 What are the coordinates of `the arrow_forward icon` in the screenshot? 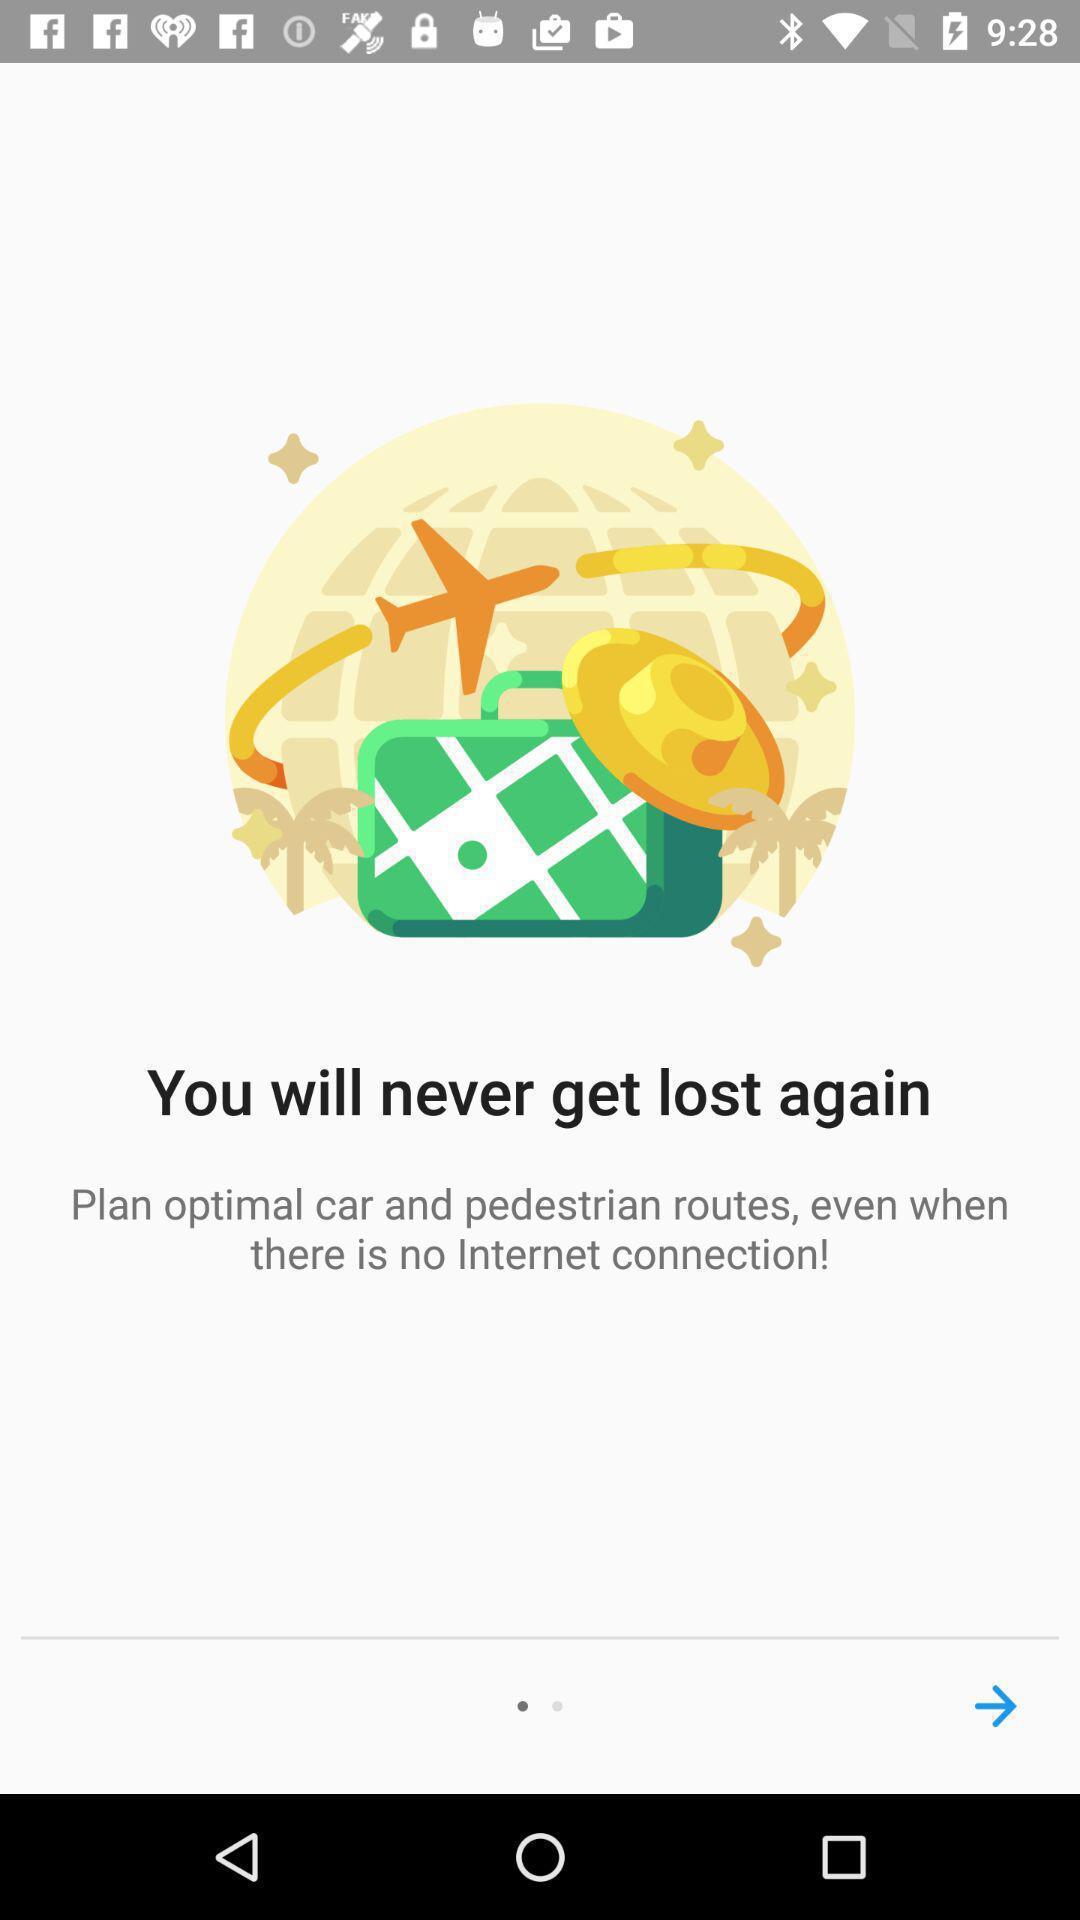 It's located at (995, 1705).